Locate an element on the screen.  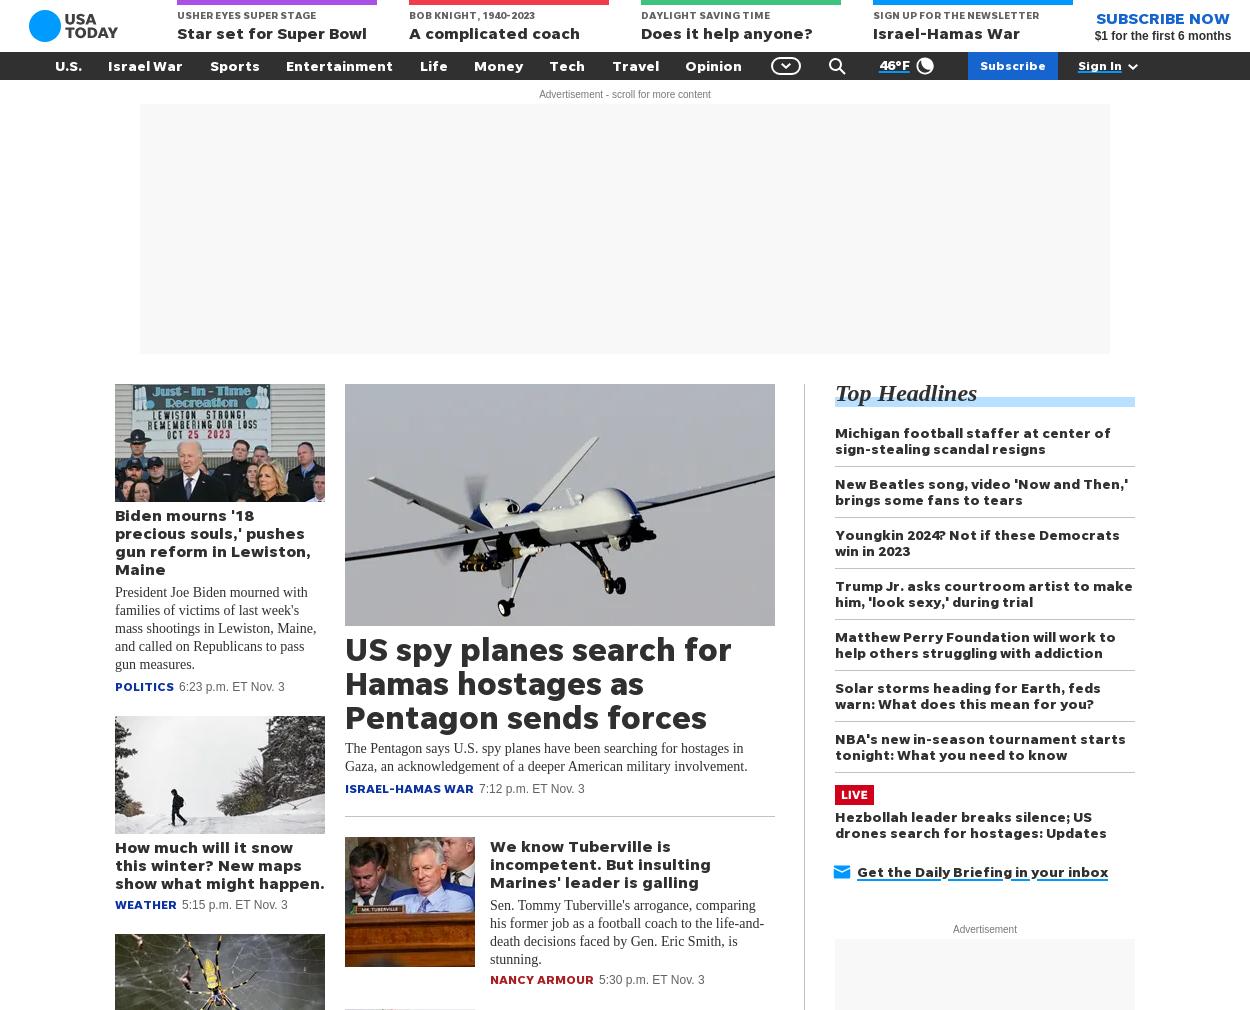
'A complicated coach' is located at coordinates (409, 32).